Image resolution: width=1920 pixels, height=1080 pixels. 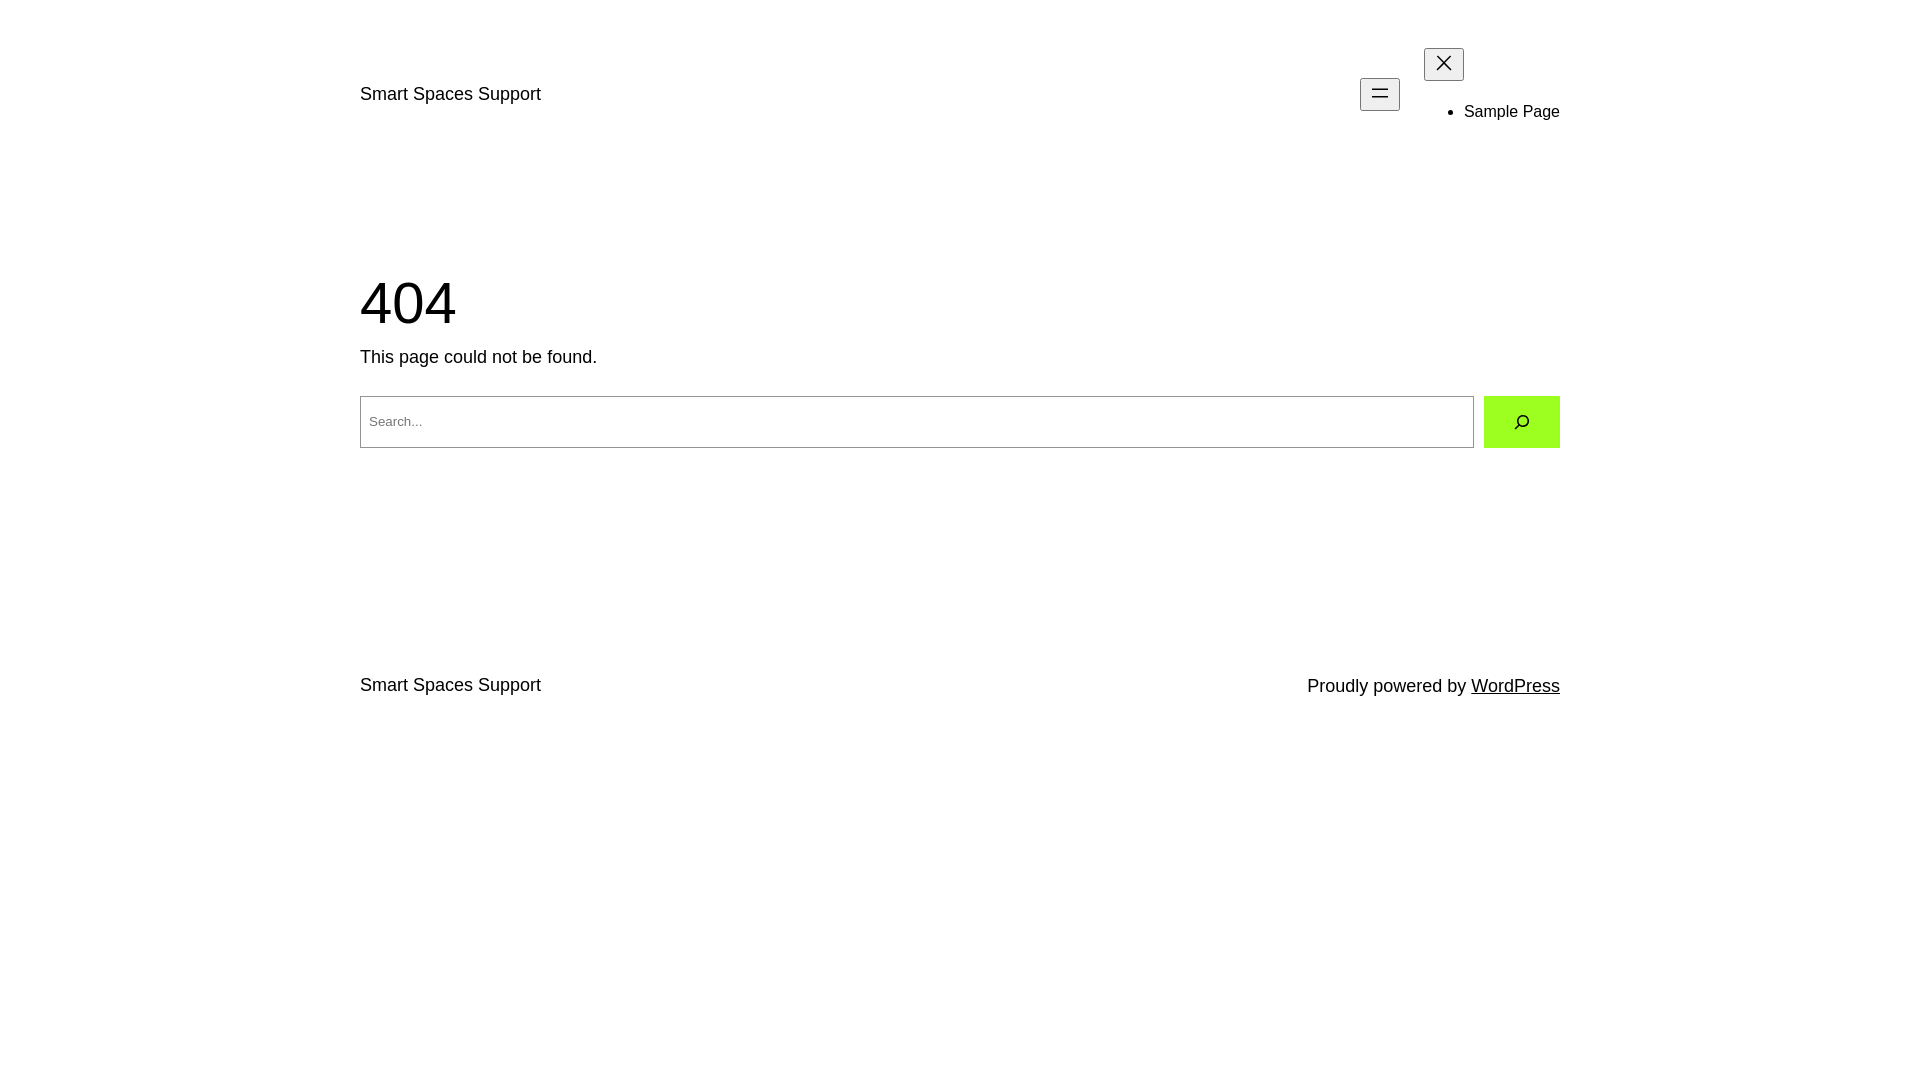 What do you see at coordinates (1515, 685) in the screenshot?
I see `'WordPress'` at bounding box center [1515, 685].